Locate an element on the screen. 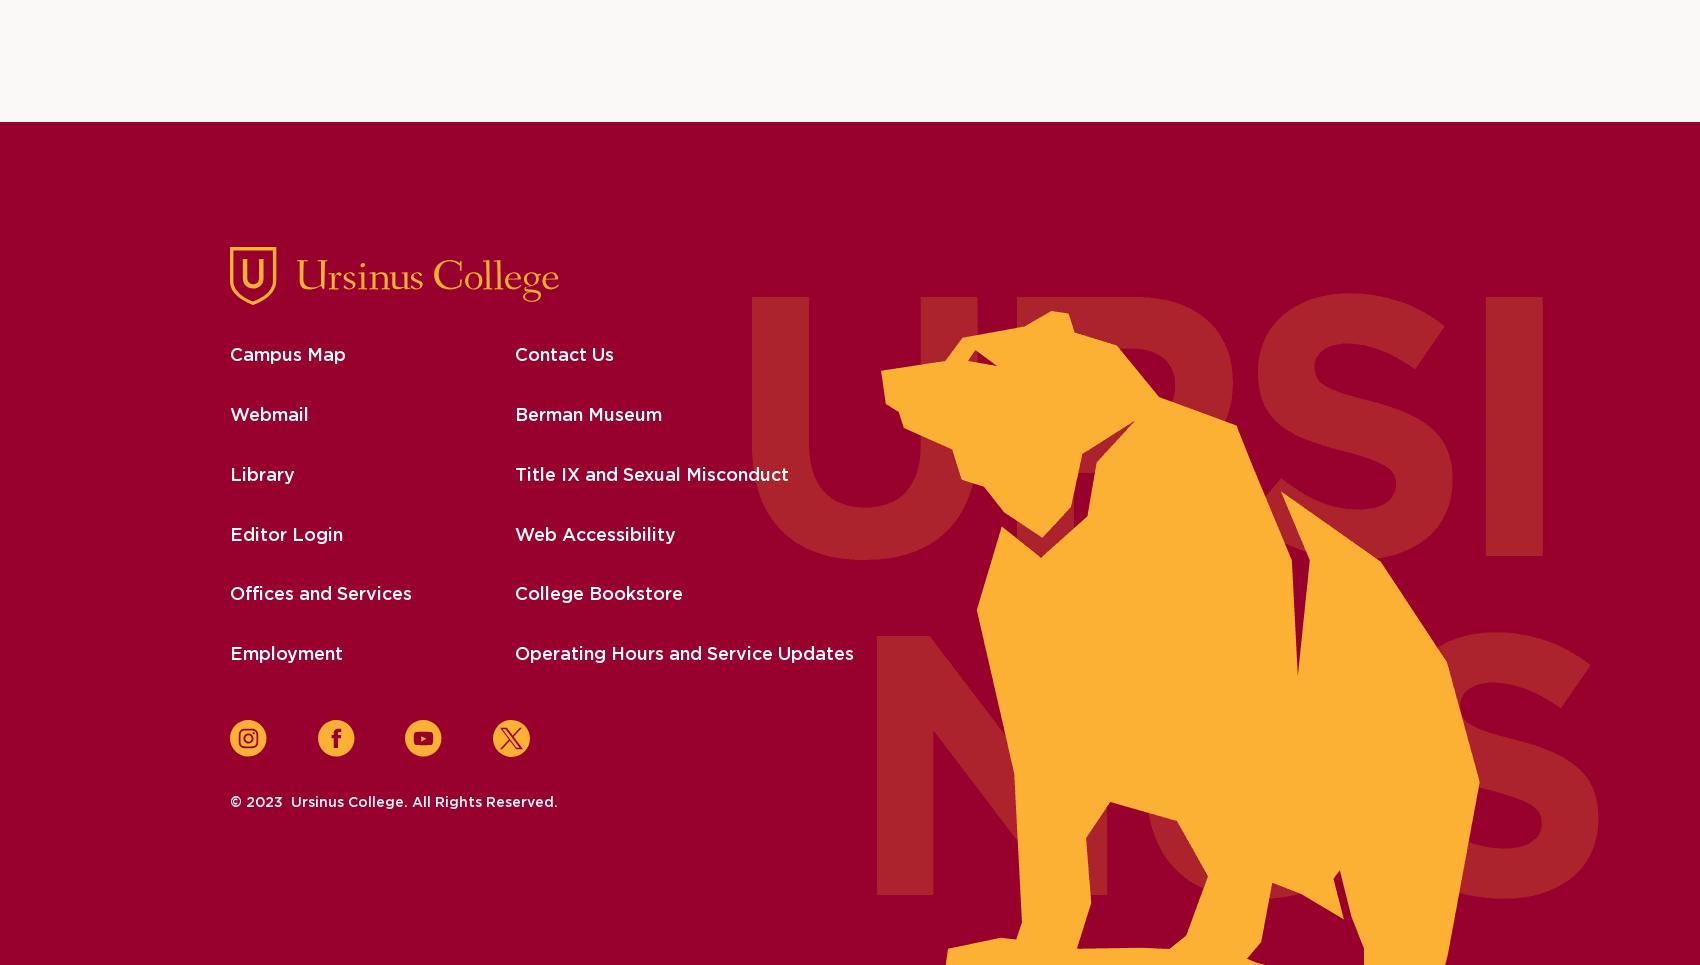 This screenshot has width=1700, height=965. 'Title IX and Sexual Misconduct' is located at coordinates (514, 473).